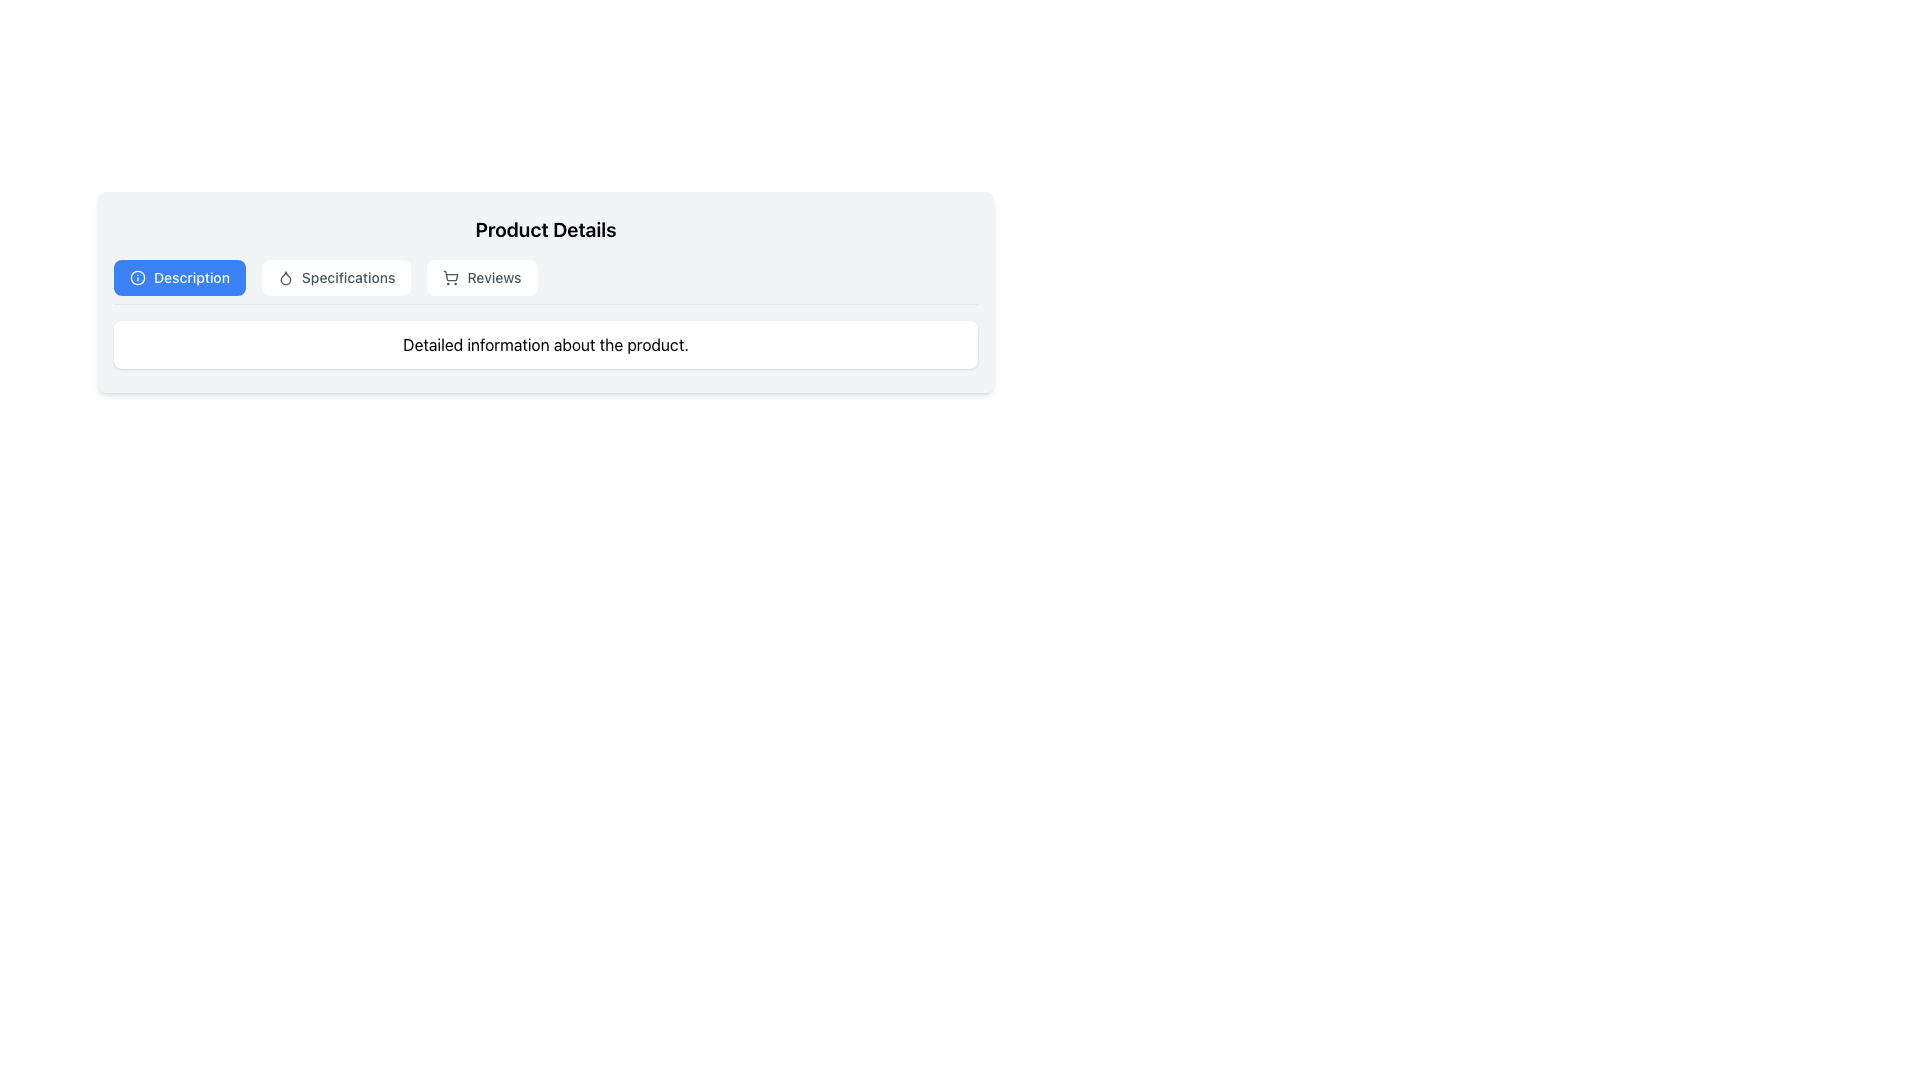 The image size is (1920, 1080). Describe the element at coordinates (284, 277) in the screenshot. I see `the decorative icon representing 'Specifications' located in the 'Specifications' tab, positioned to the immediate right of the 'Description' tab` at that location.